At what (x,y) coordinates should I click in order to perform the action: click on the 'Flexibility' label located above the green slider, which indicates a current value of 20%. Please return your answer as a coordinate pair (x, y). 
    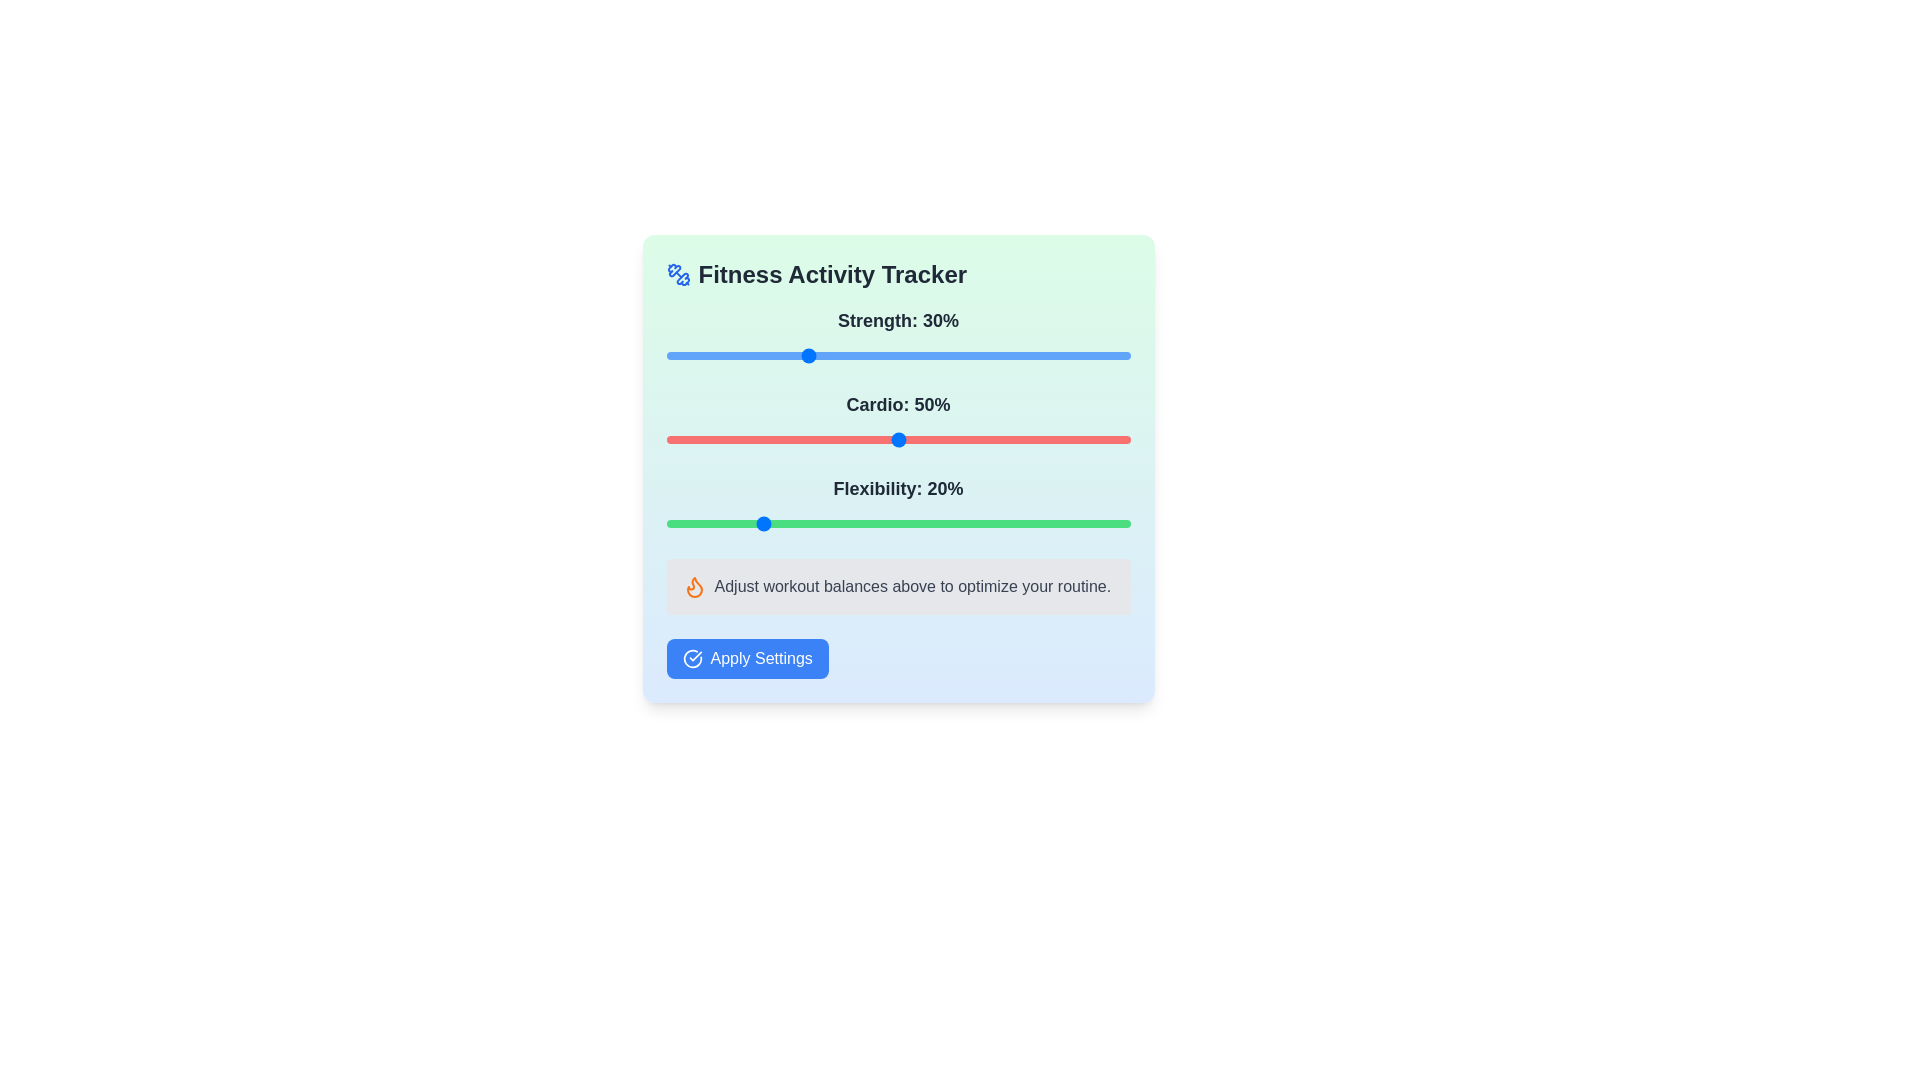
    Looking at the image, I should click on (897, 489).